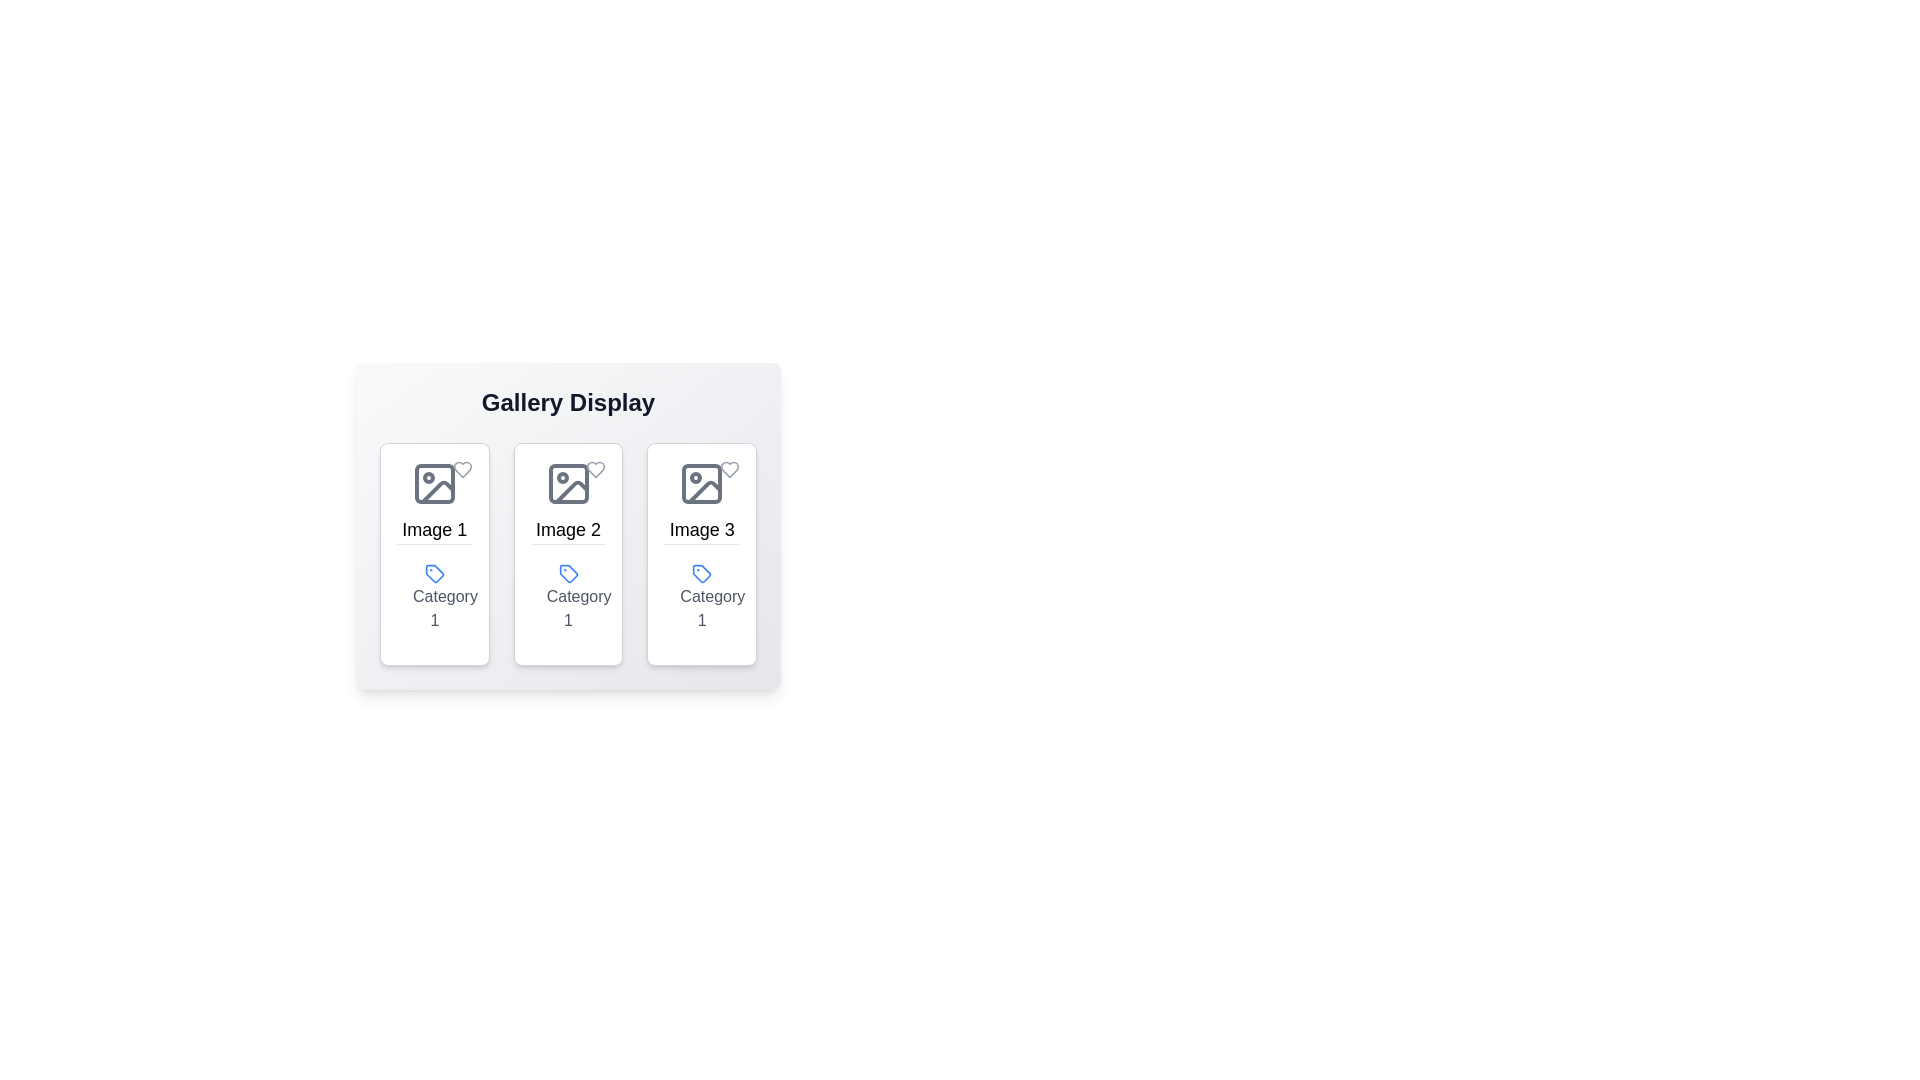 Image resolution: width=1920 pixels, height=1080 pixels. I want to click on the image placeholder icon in the 'Image 3' section of the gallery display area, so click(702, 483).